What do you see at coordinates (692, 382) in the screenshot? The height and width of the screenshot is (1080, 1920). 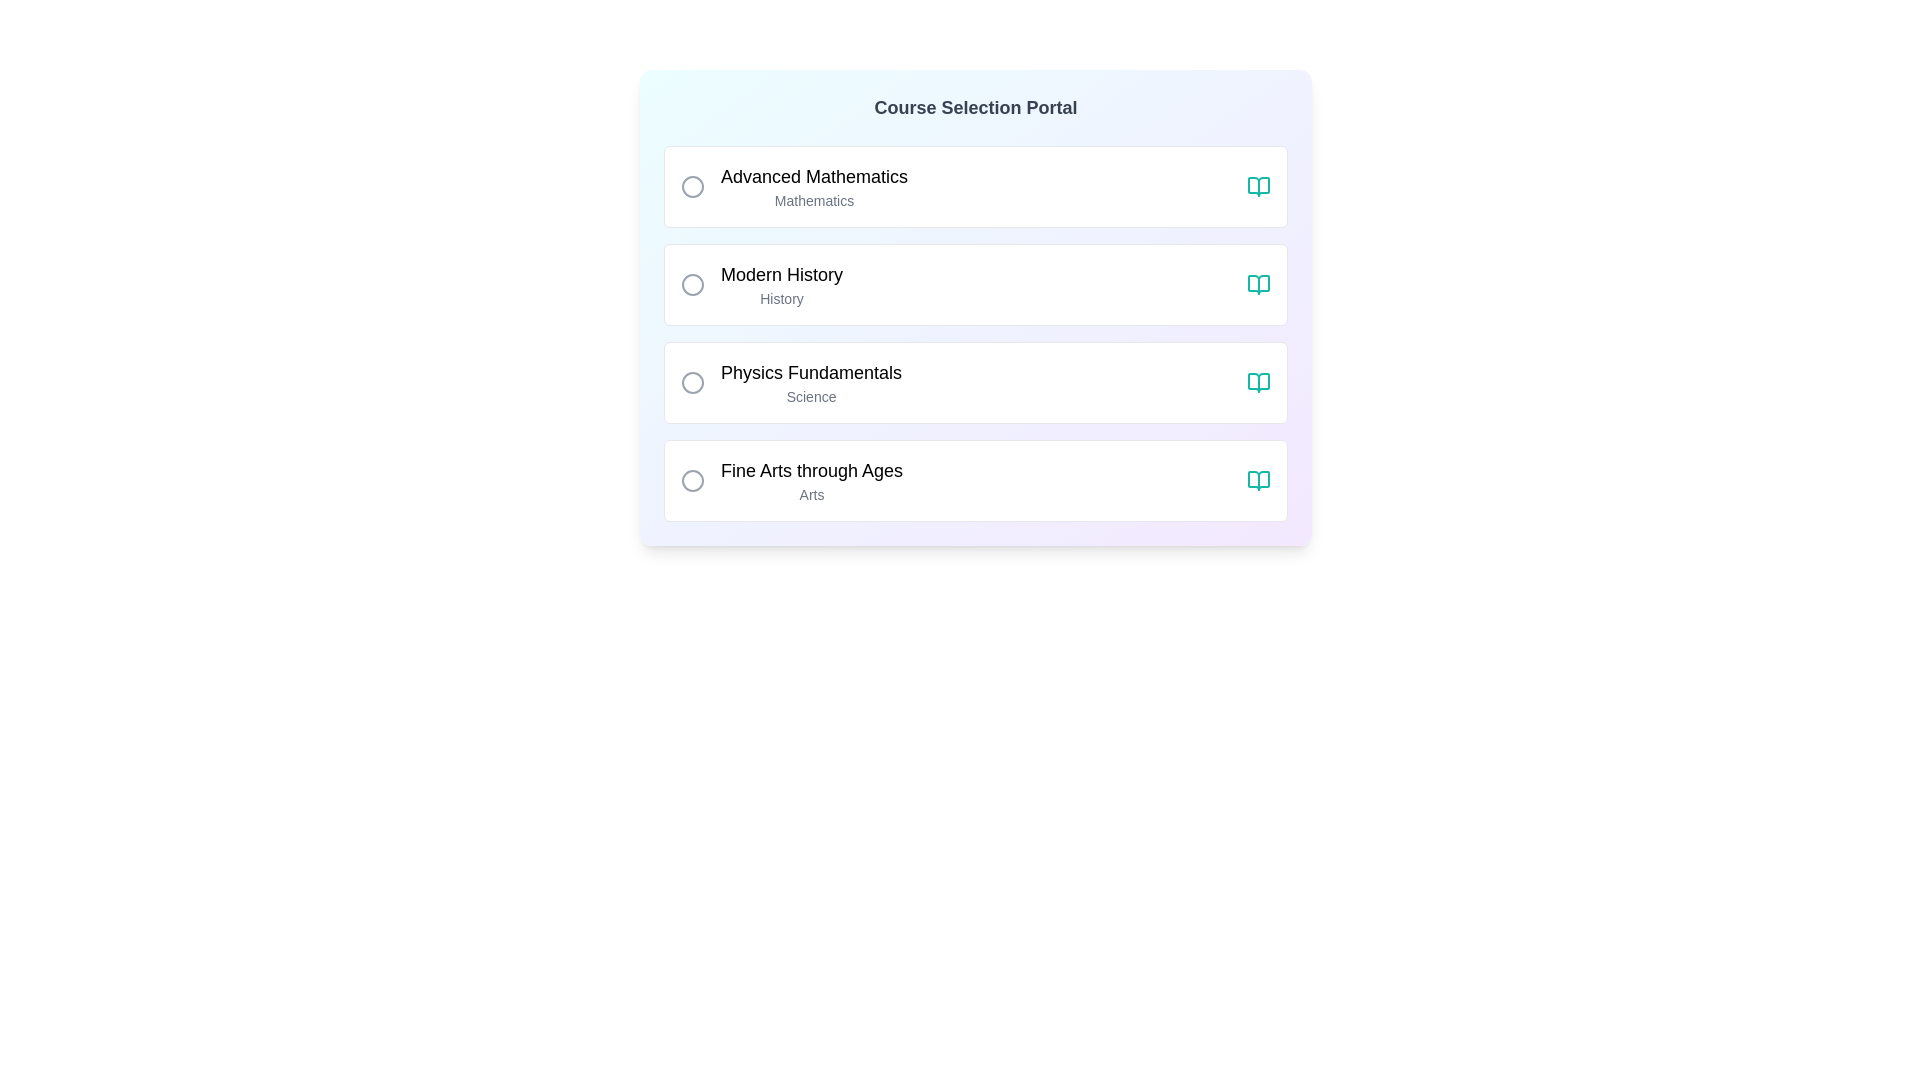 I see `to select the radio button for 'Physics Fundamentals', which is the first option in the list of selectable options` at bounding box center [692, 382].